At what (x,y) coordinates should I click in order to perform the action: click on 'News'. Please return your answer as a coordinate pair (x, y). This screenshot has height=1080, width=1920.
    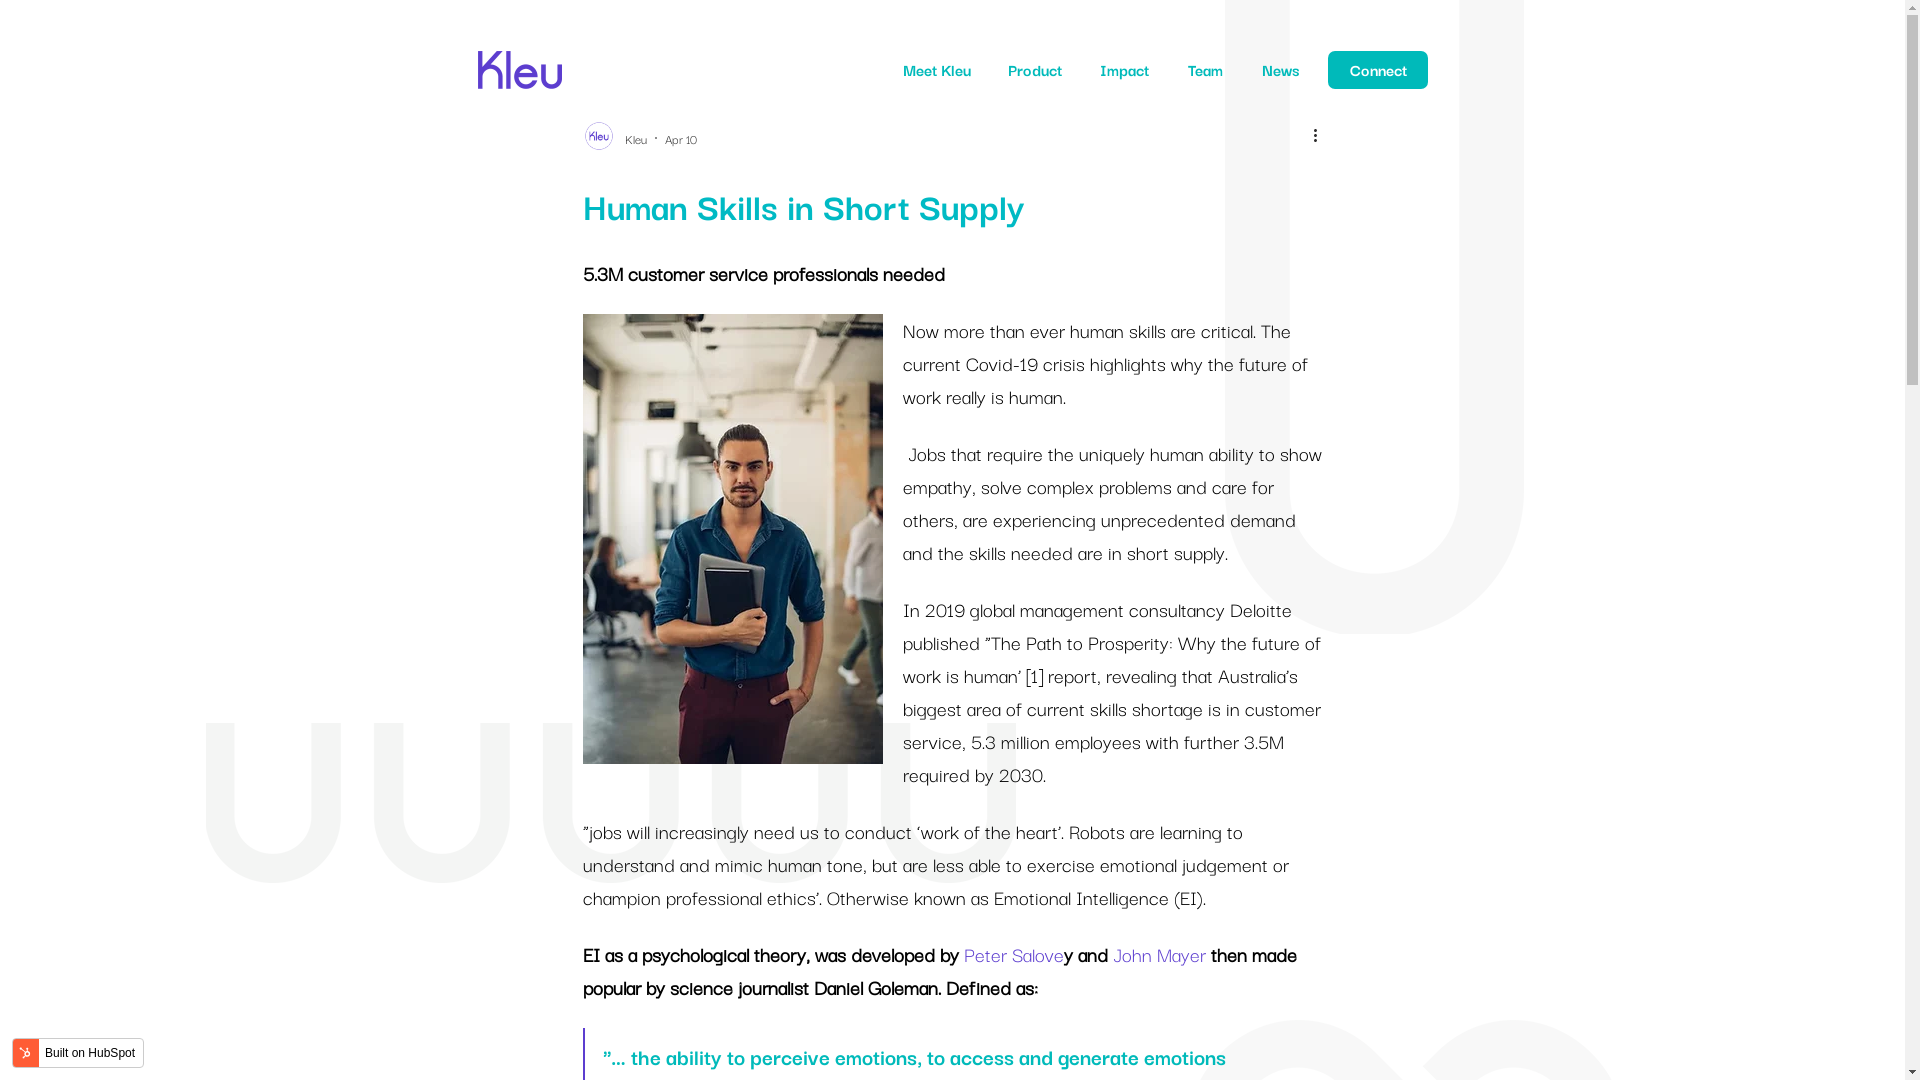
    Looking at the image, I should click on (1280, 68).